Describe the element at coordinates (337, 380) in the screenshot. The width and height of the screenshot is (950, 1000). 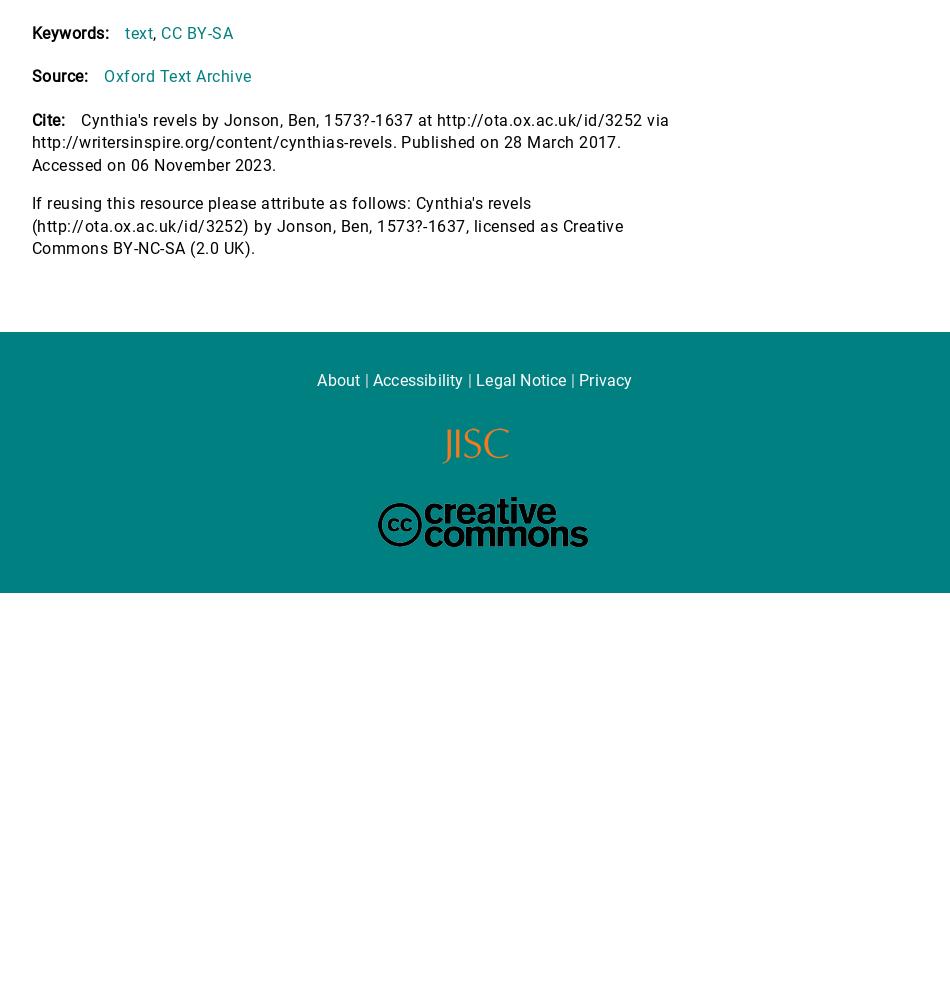
I see `'About'` at that location.